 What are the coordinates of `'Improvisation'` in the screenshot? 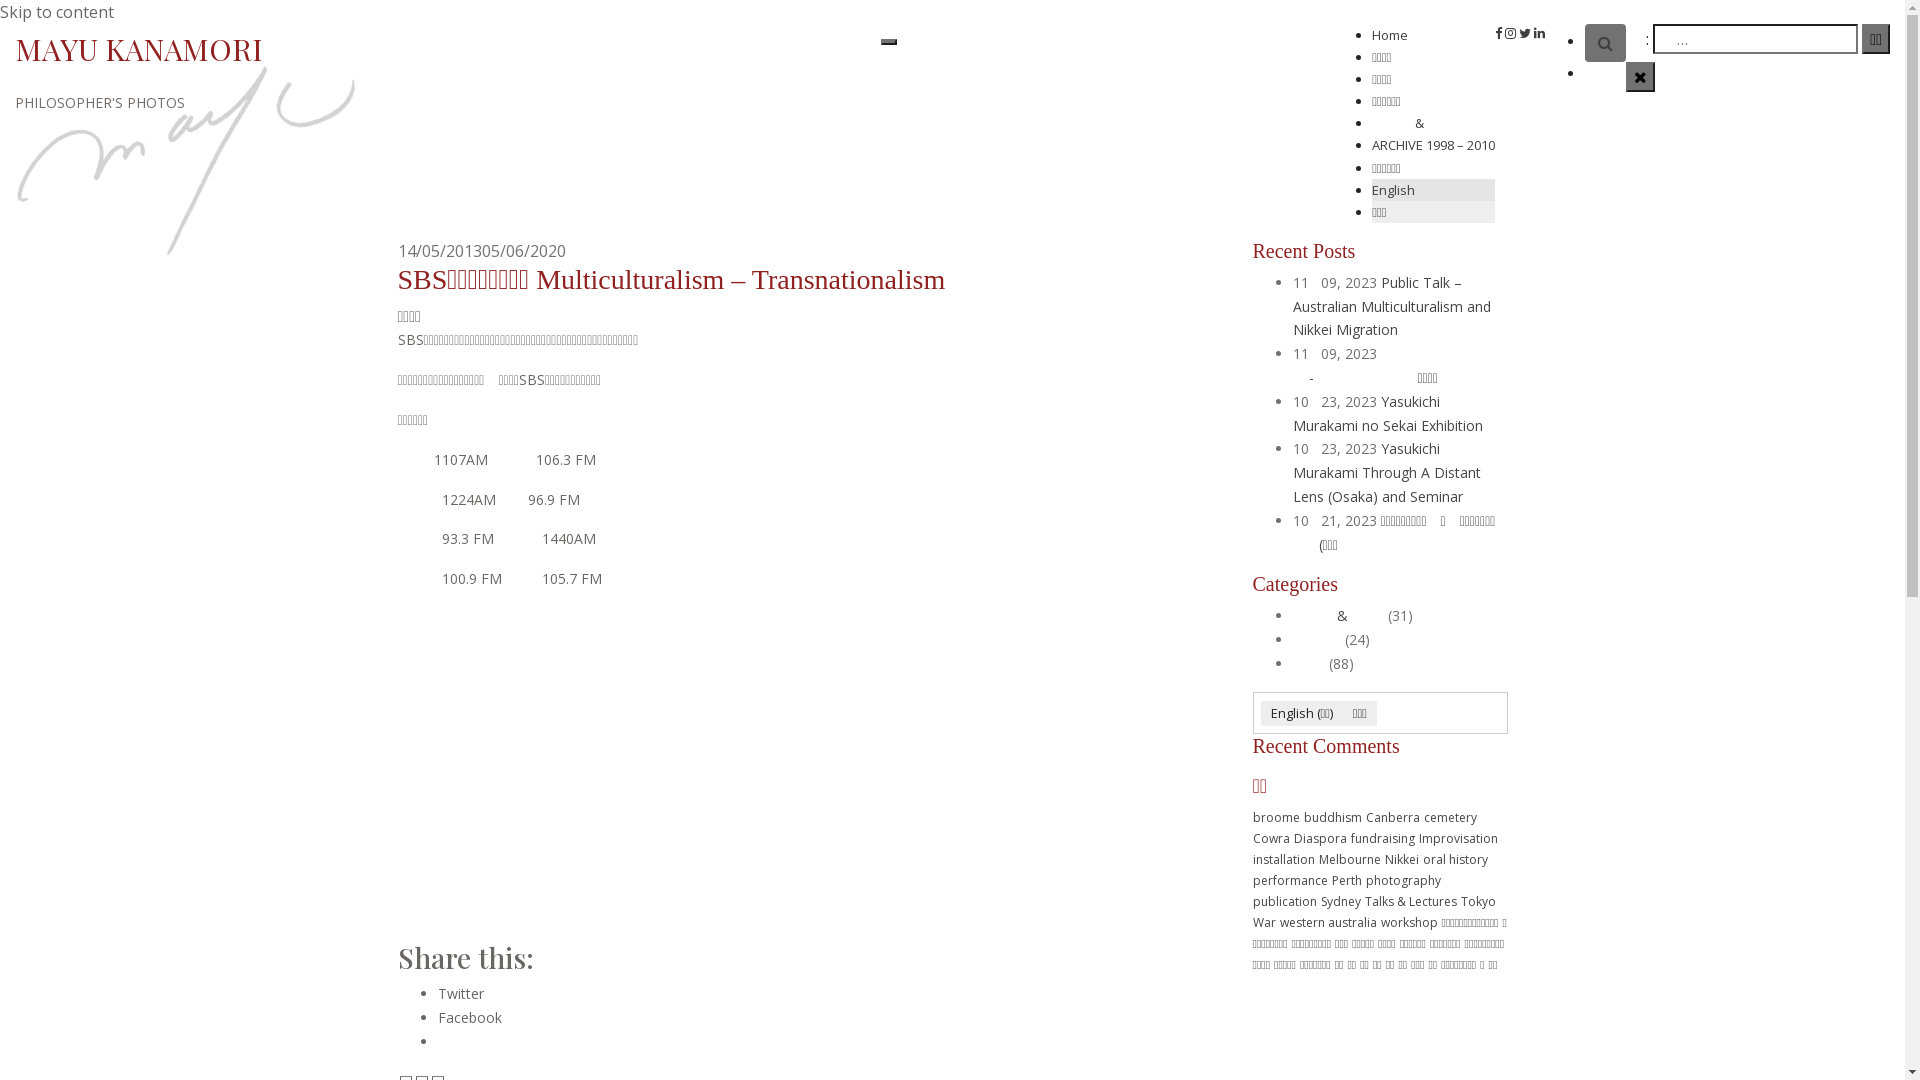 It's located at (1457, 838).